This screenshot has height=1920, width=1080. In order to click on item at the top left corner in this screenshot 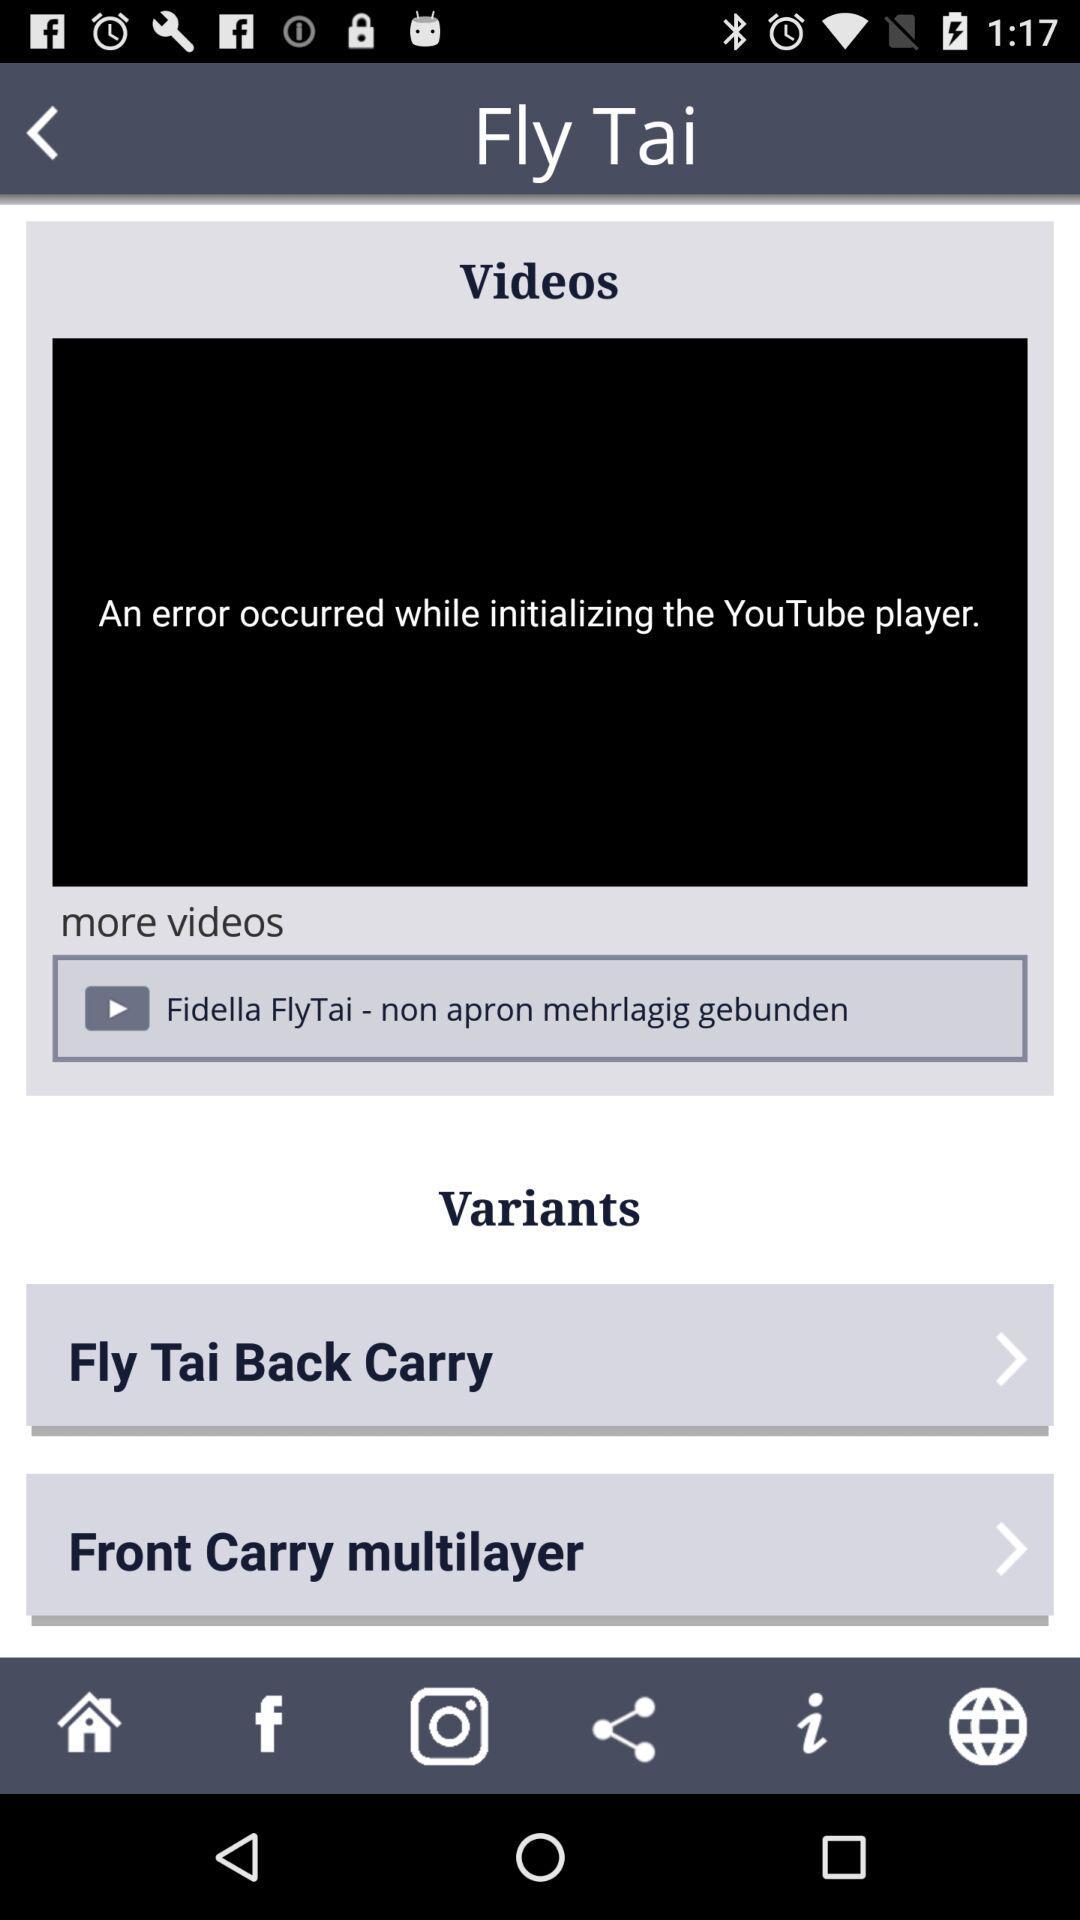, I will do `click(80, 132)`.